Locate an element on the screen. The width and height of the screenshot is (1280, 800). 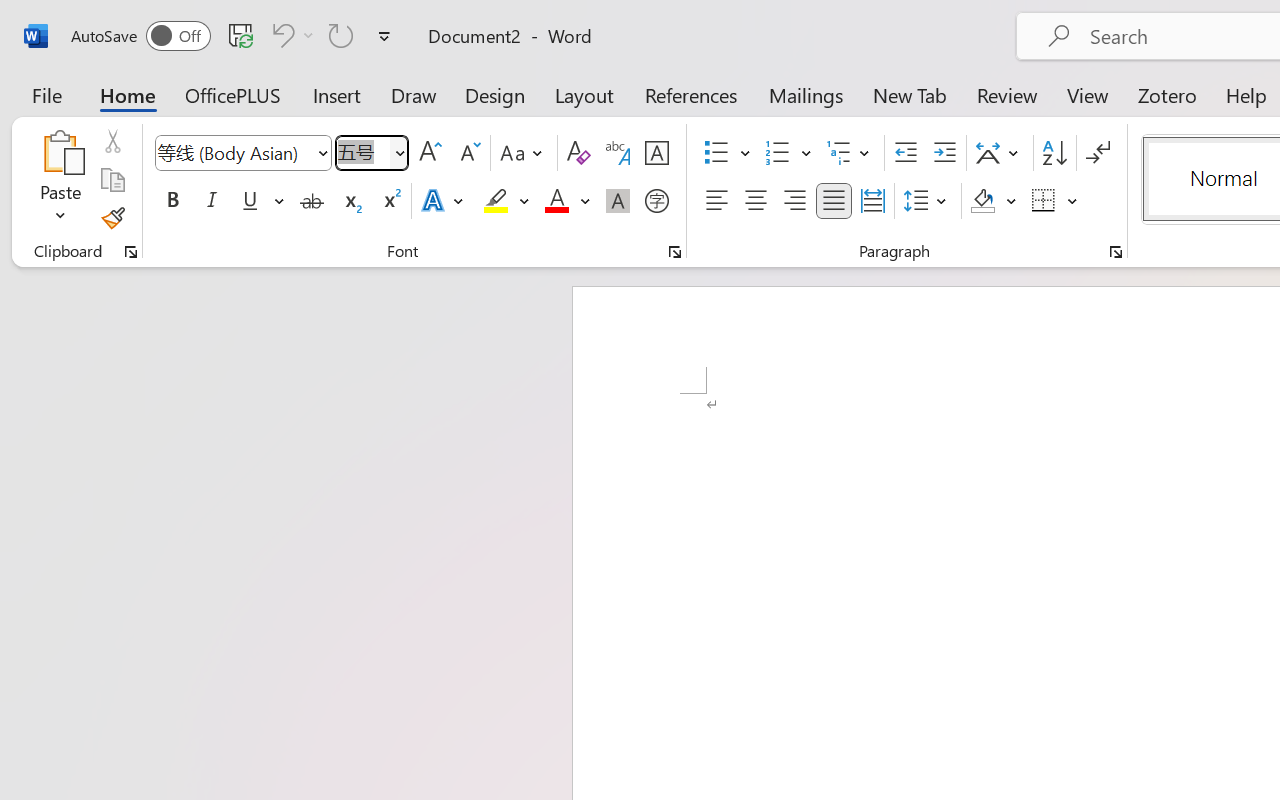
'Bullets' is located at coordinates (726, 153).